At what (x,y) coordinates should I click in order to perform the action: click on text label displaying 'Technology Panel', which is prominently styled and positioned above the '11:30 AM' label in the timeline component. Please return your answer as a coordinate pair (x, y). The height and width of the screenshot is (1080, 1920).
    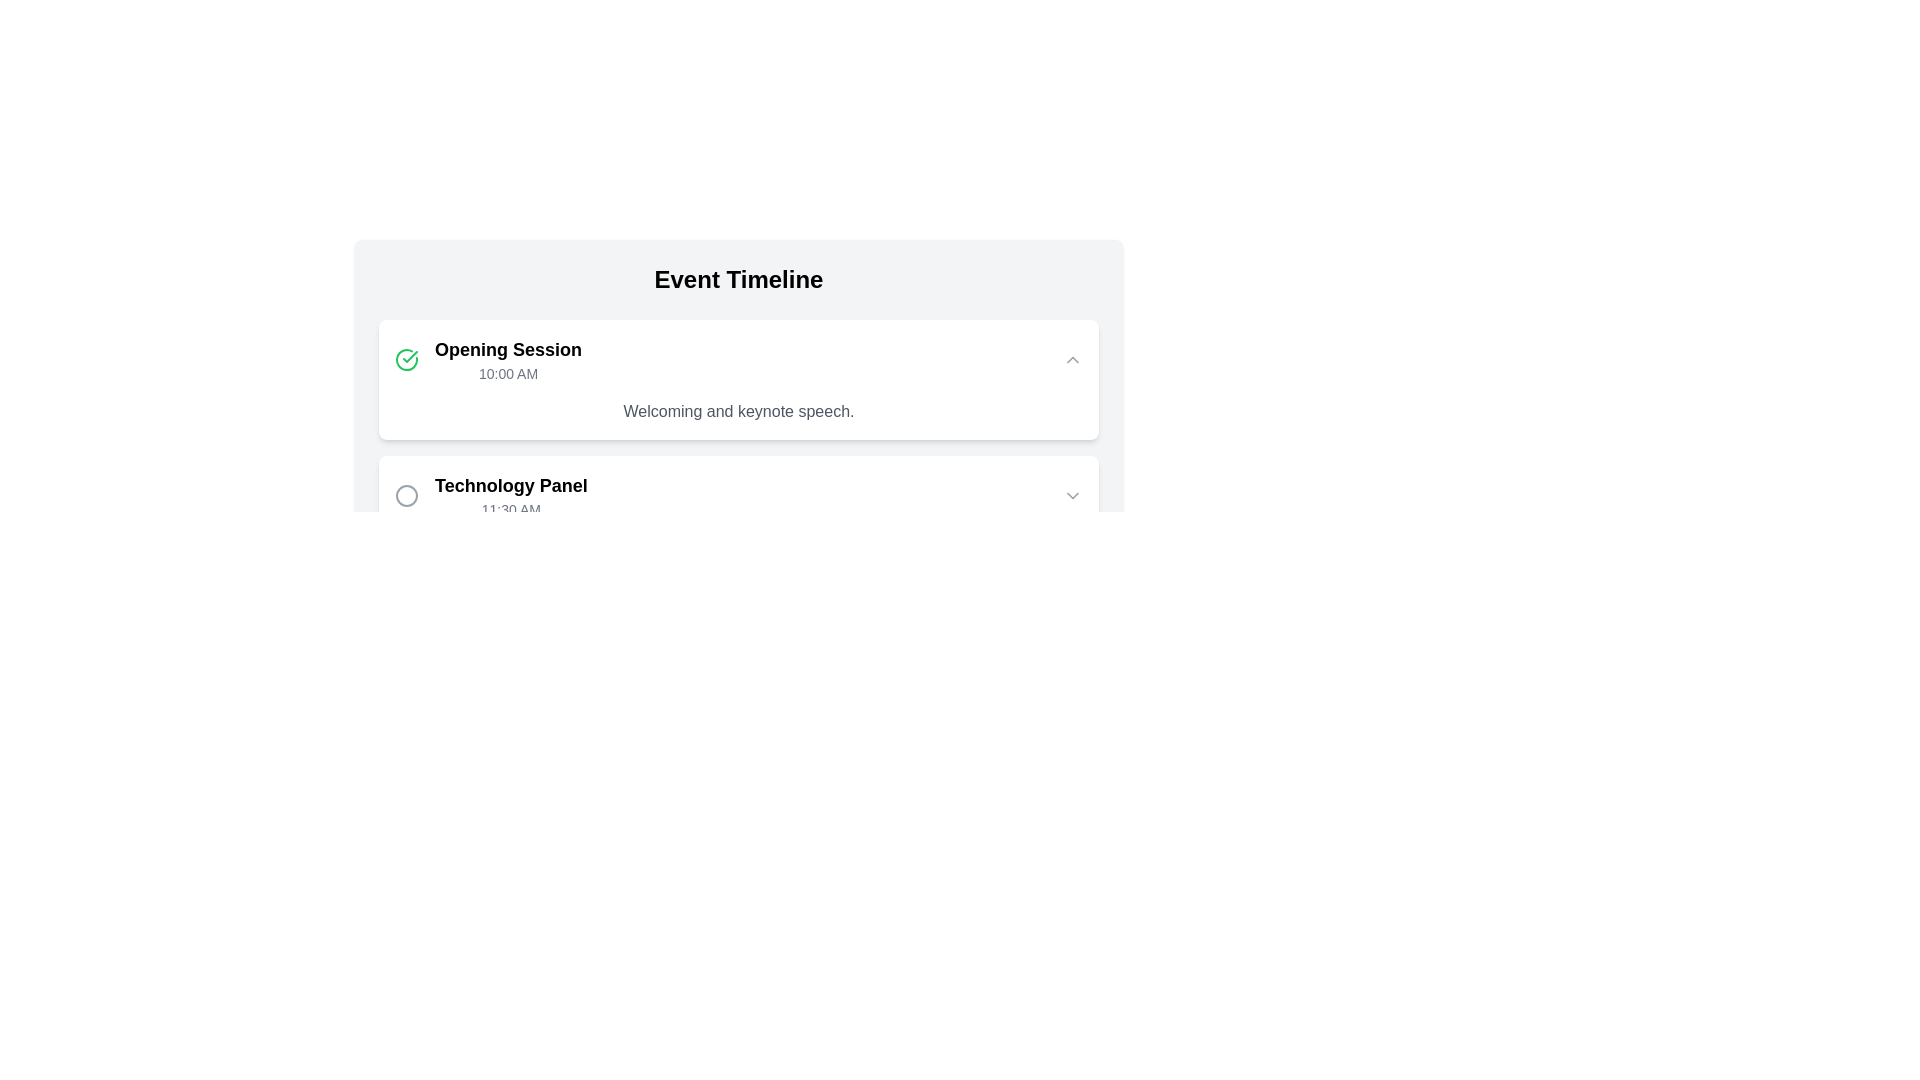
    Looking at the image, I should click on (511, 486).